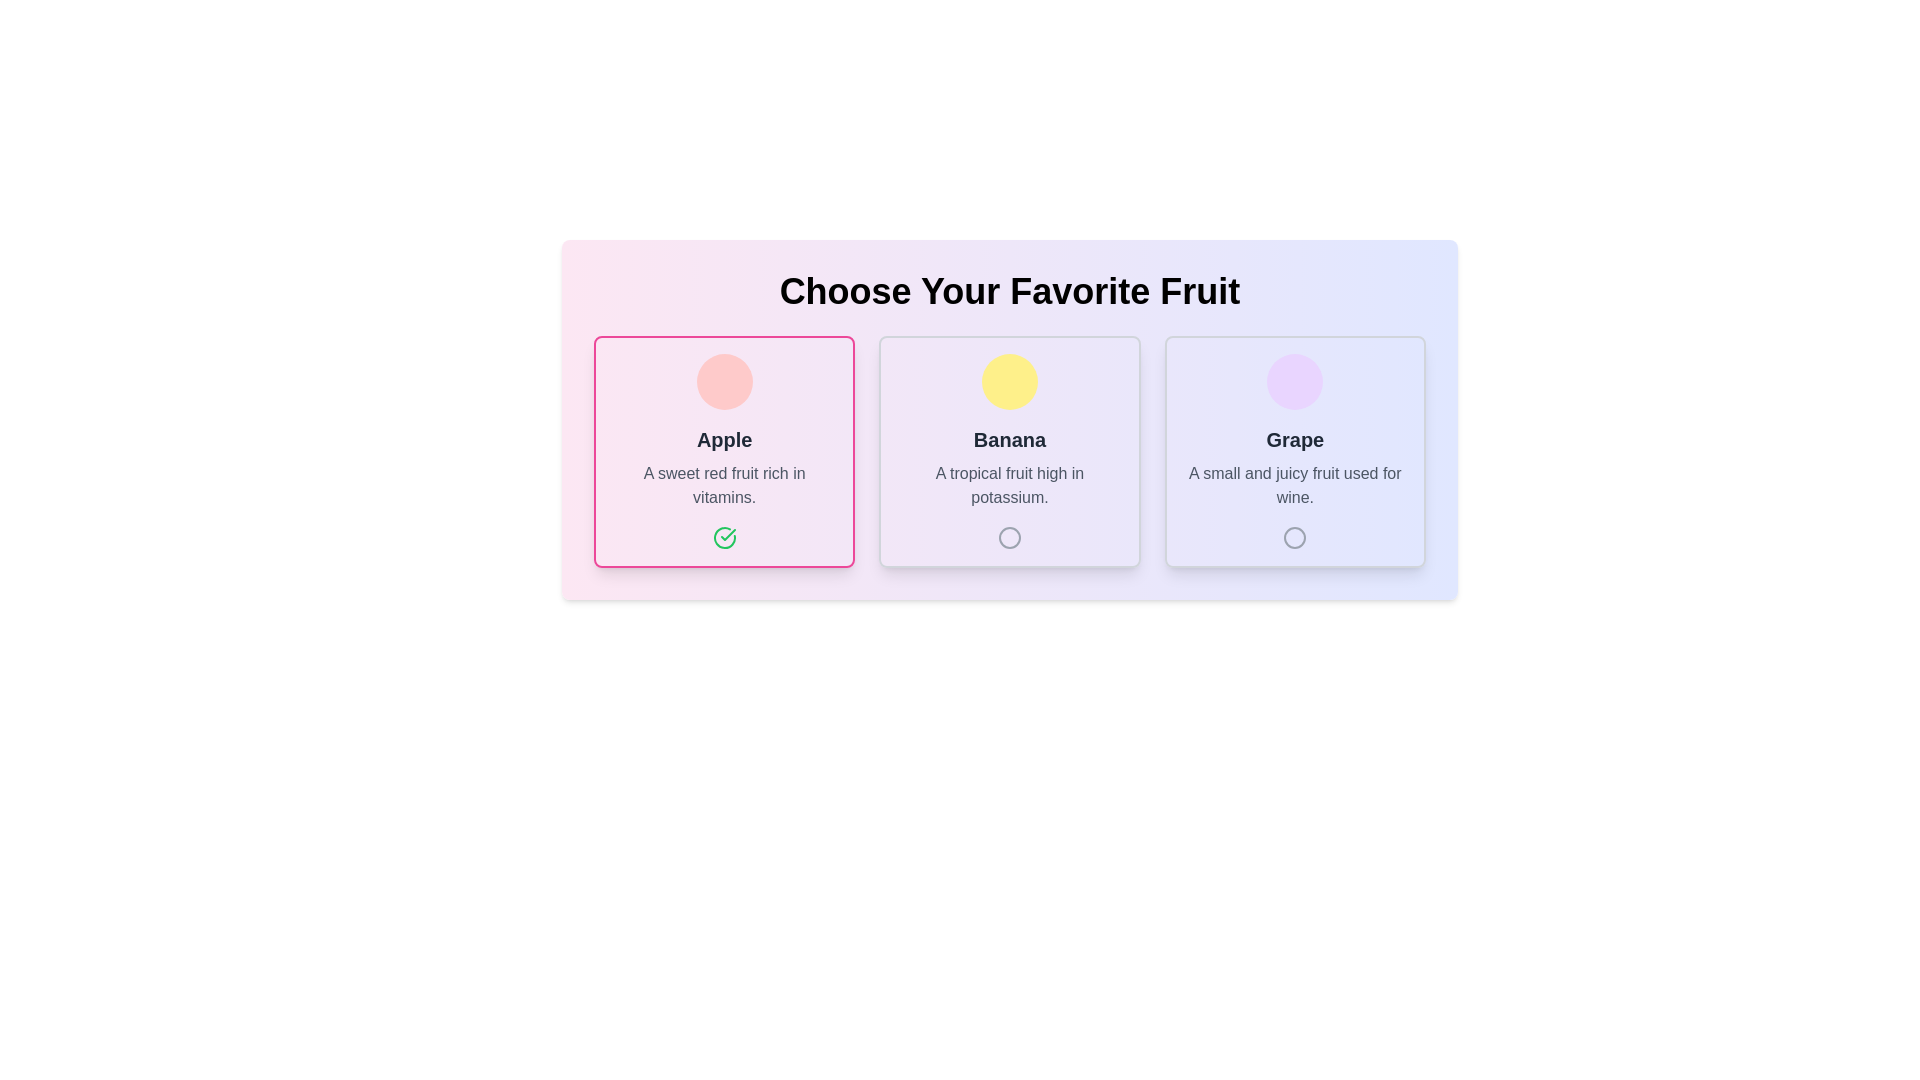 Image resolution: width=1920 pixels, height=1080 pixels. What do you see at coordinates (1295, 536) in the screenshot?
I see `the circular indicator or icon located at the bottom center of the 'Grape' card, which is the third card from the left in the row of three fruit cards` at bounding box center [1295, 536].